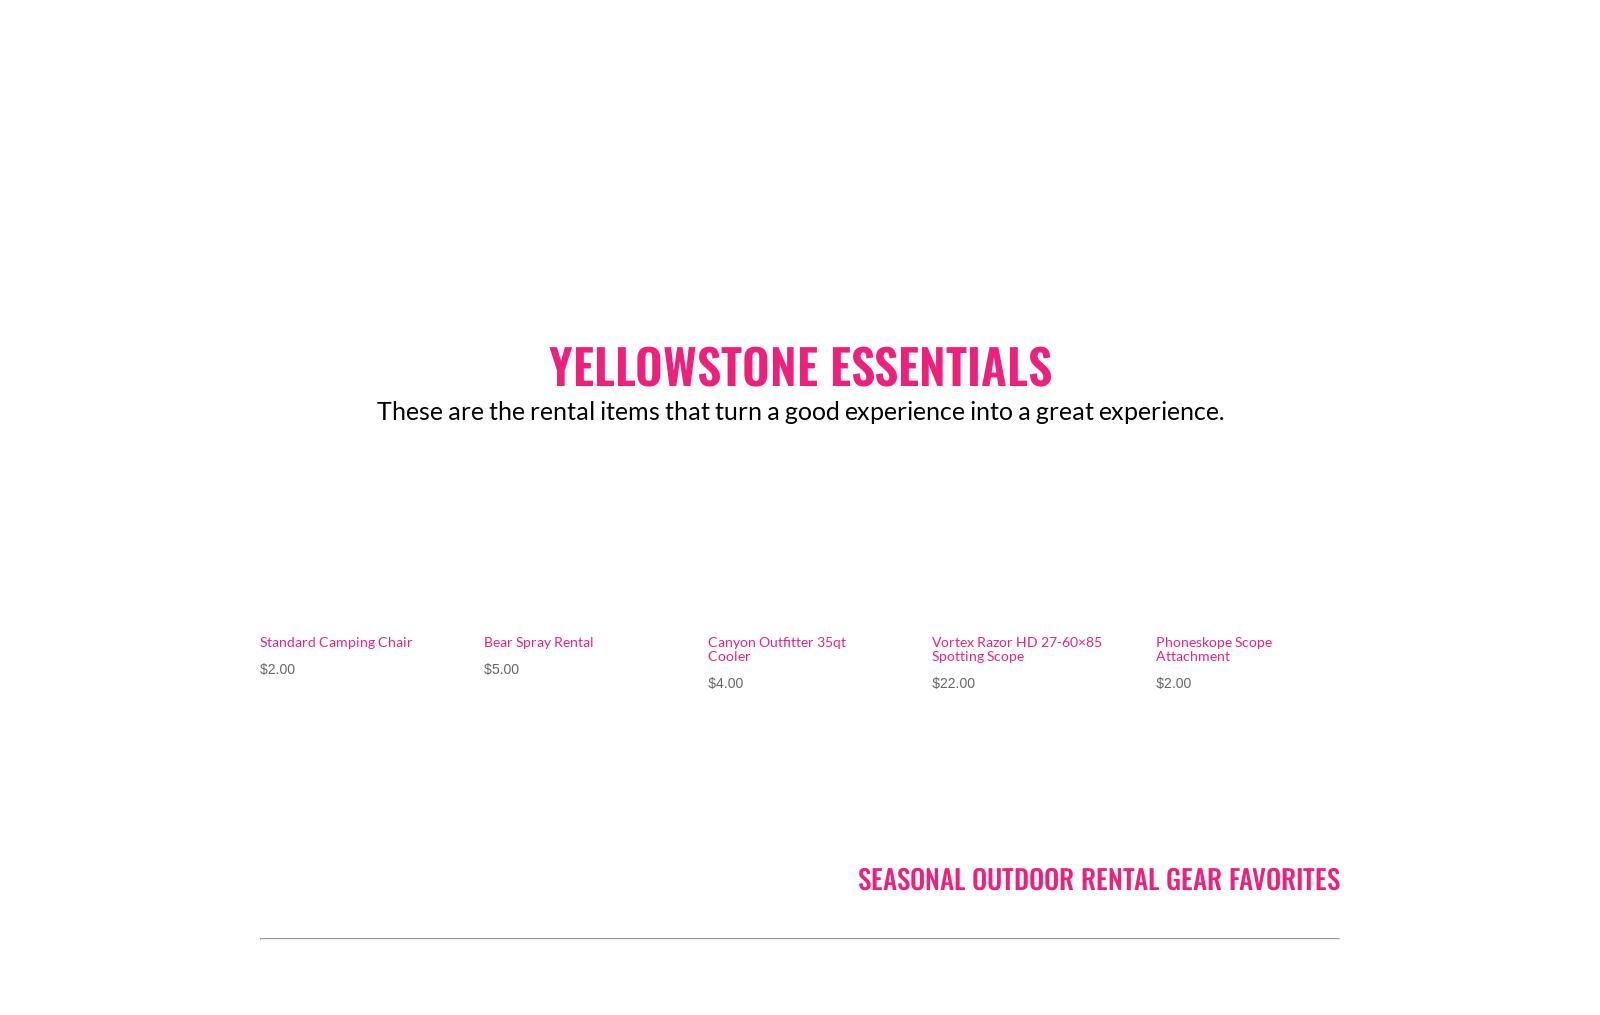  I want to click on '22.00', so click(956, 681).